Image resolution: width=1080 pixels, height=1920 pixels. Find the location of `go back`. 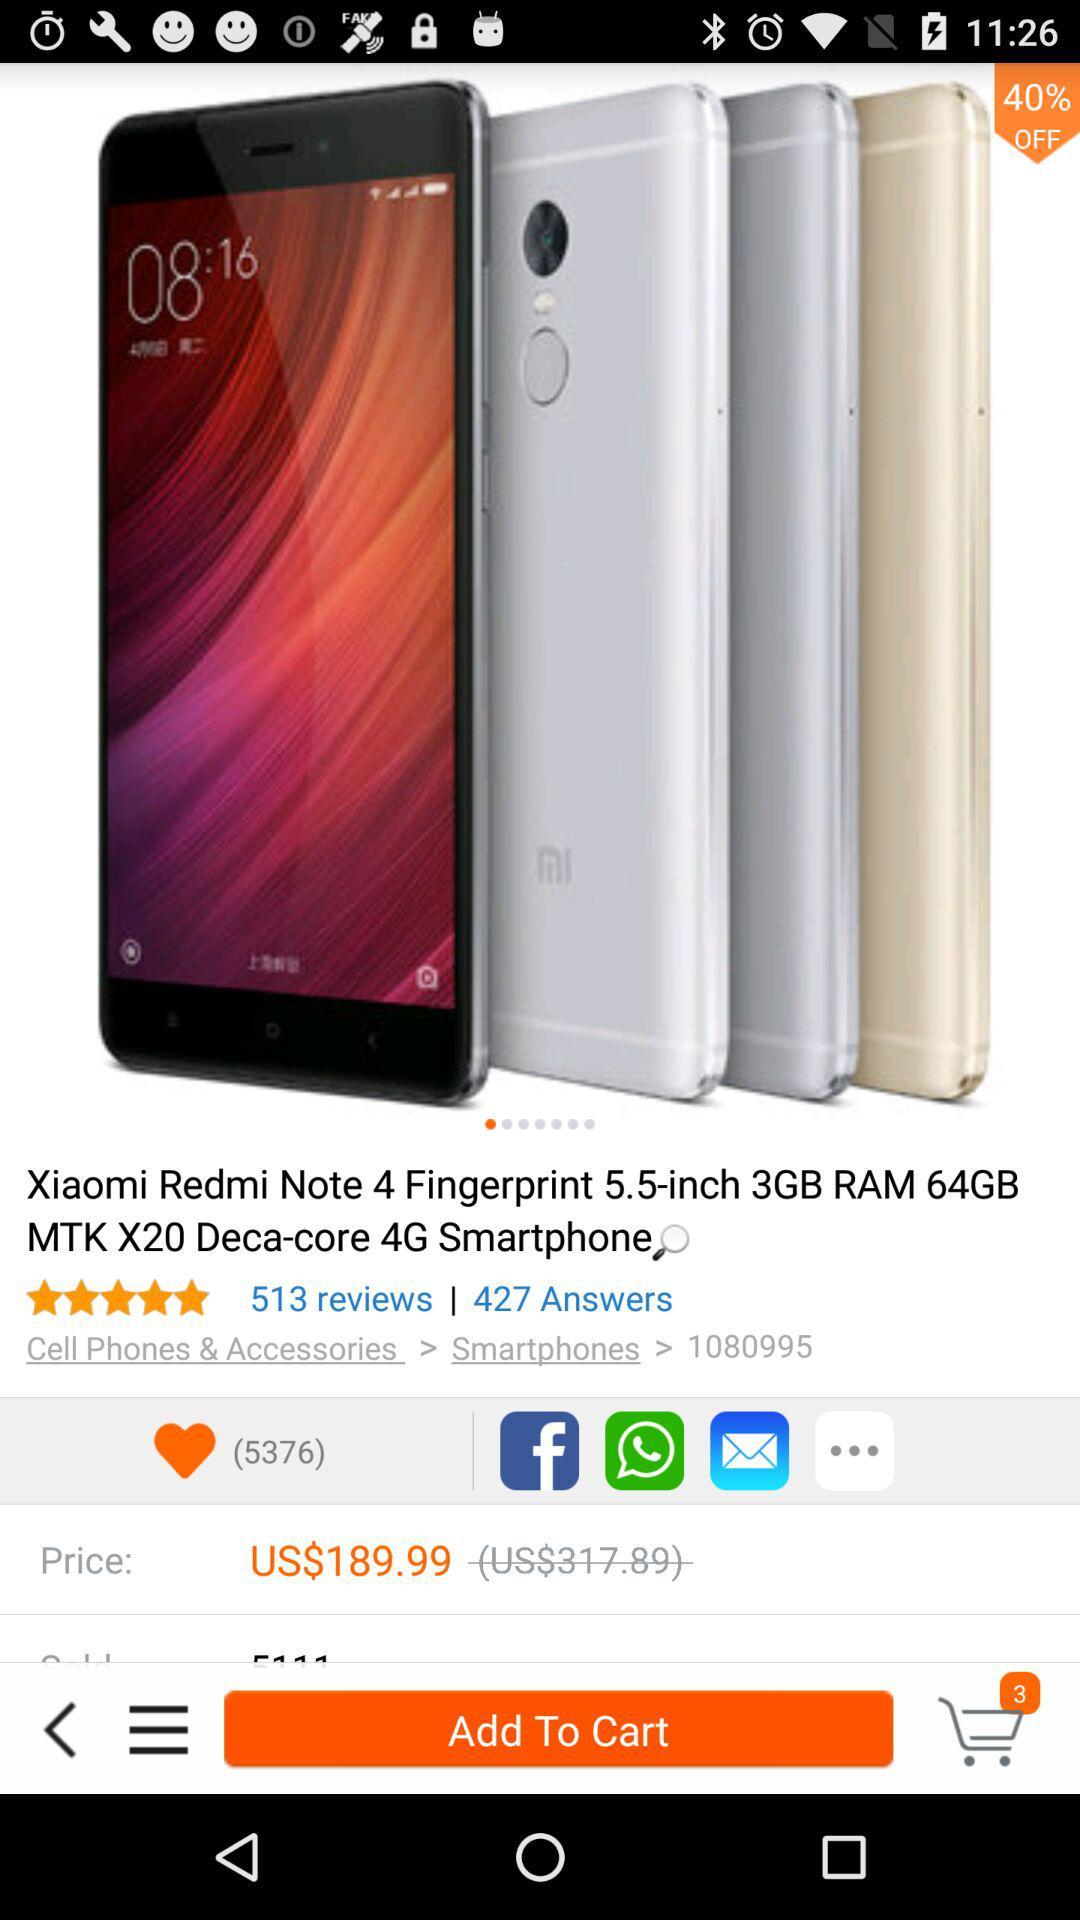

go back is located at coordinates (58, 1728).